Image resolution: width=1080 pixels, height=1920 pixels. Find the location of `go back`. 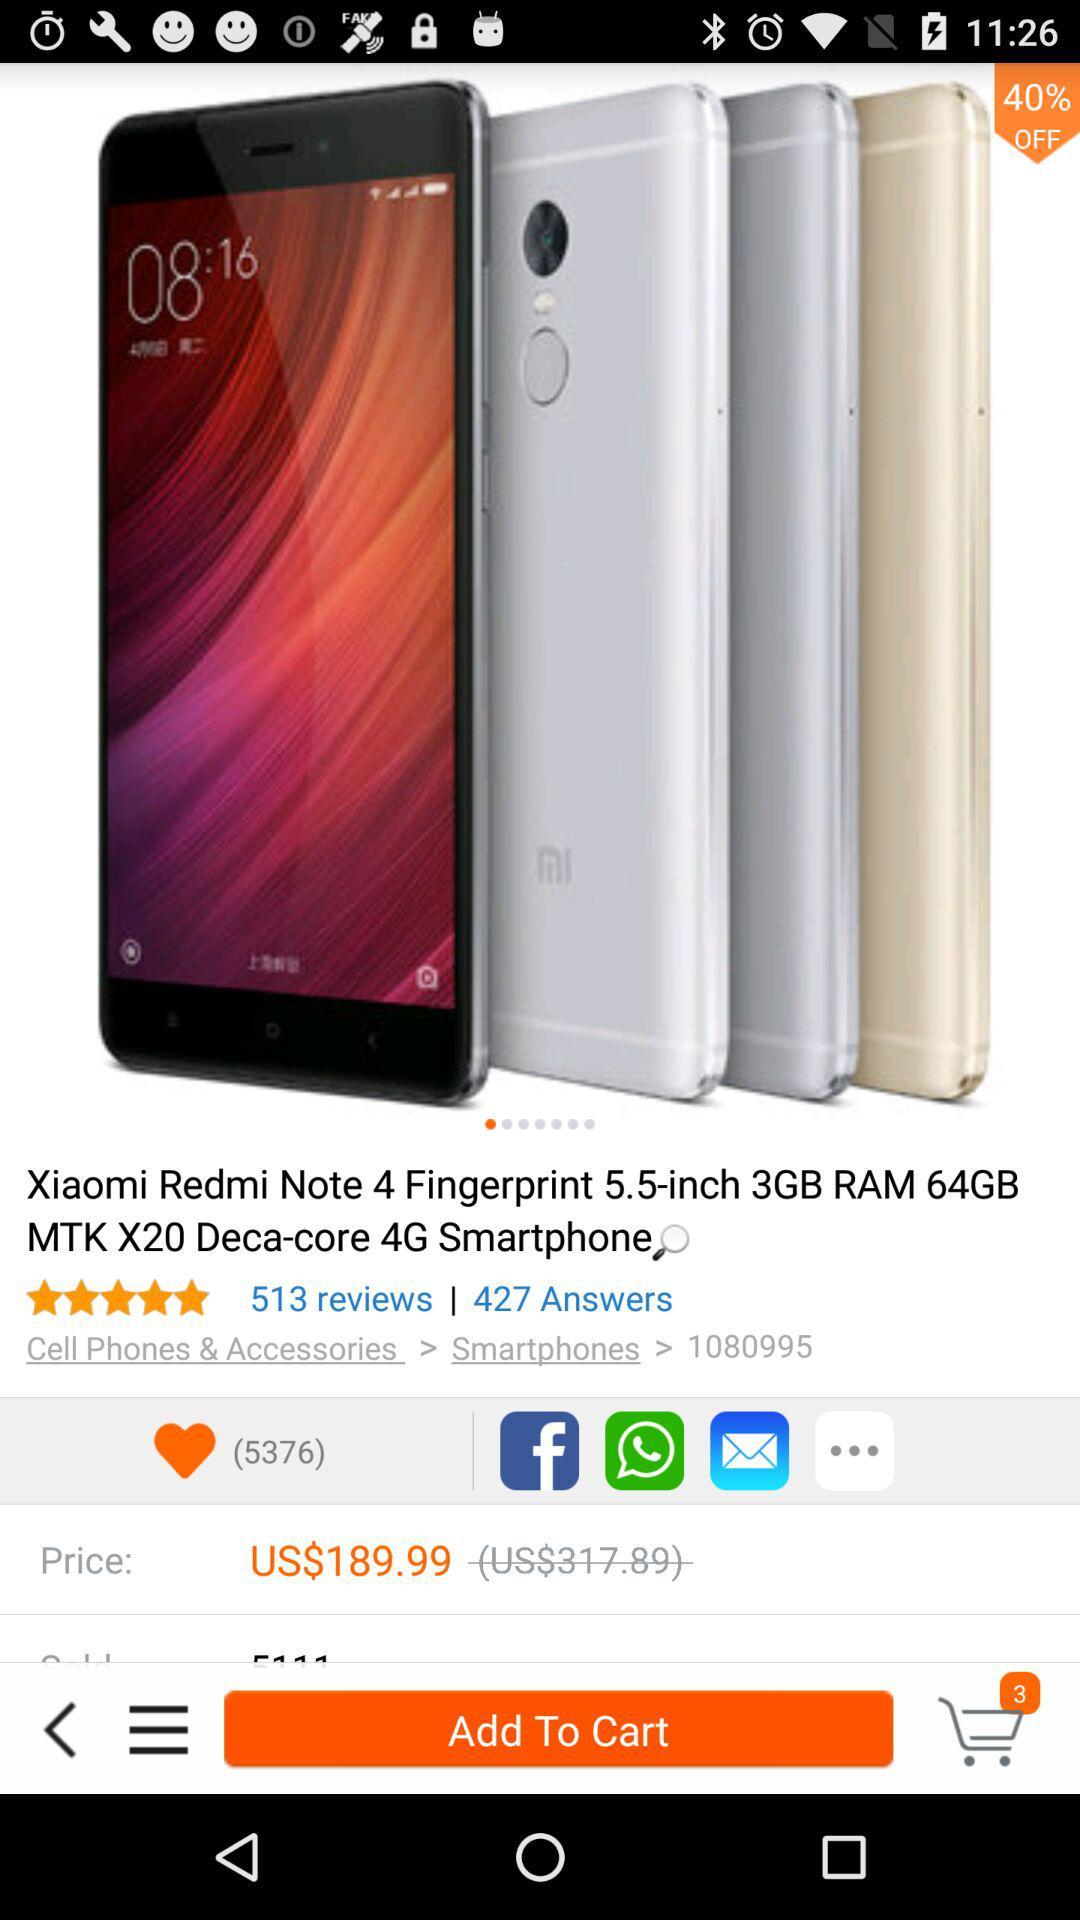

go back is located at coordinates (58, 1728).